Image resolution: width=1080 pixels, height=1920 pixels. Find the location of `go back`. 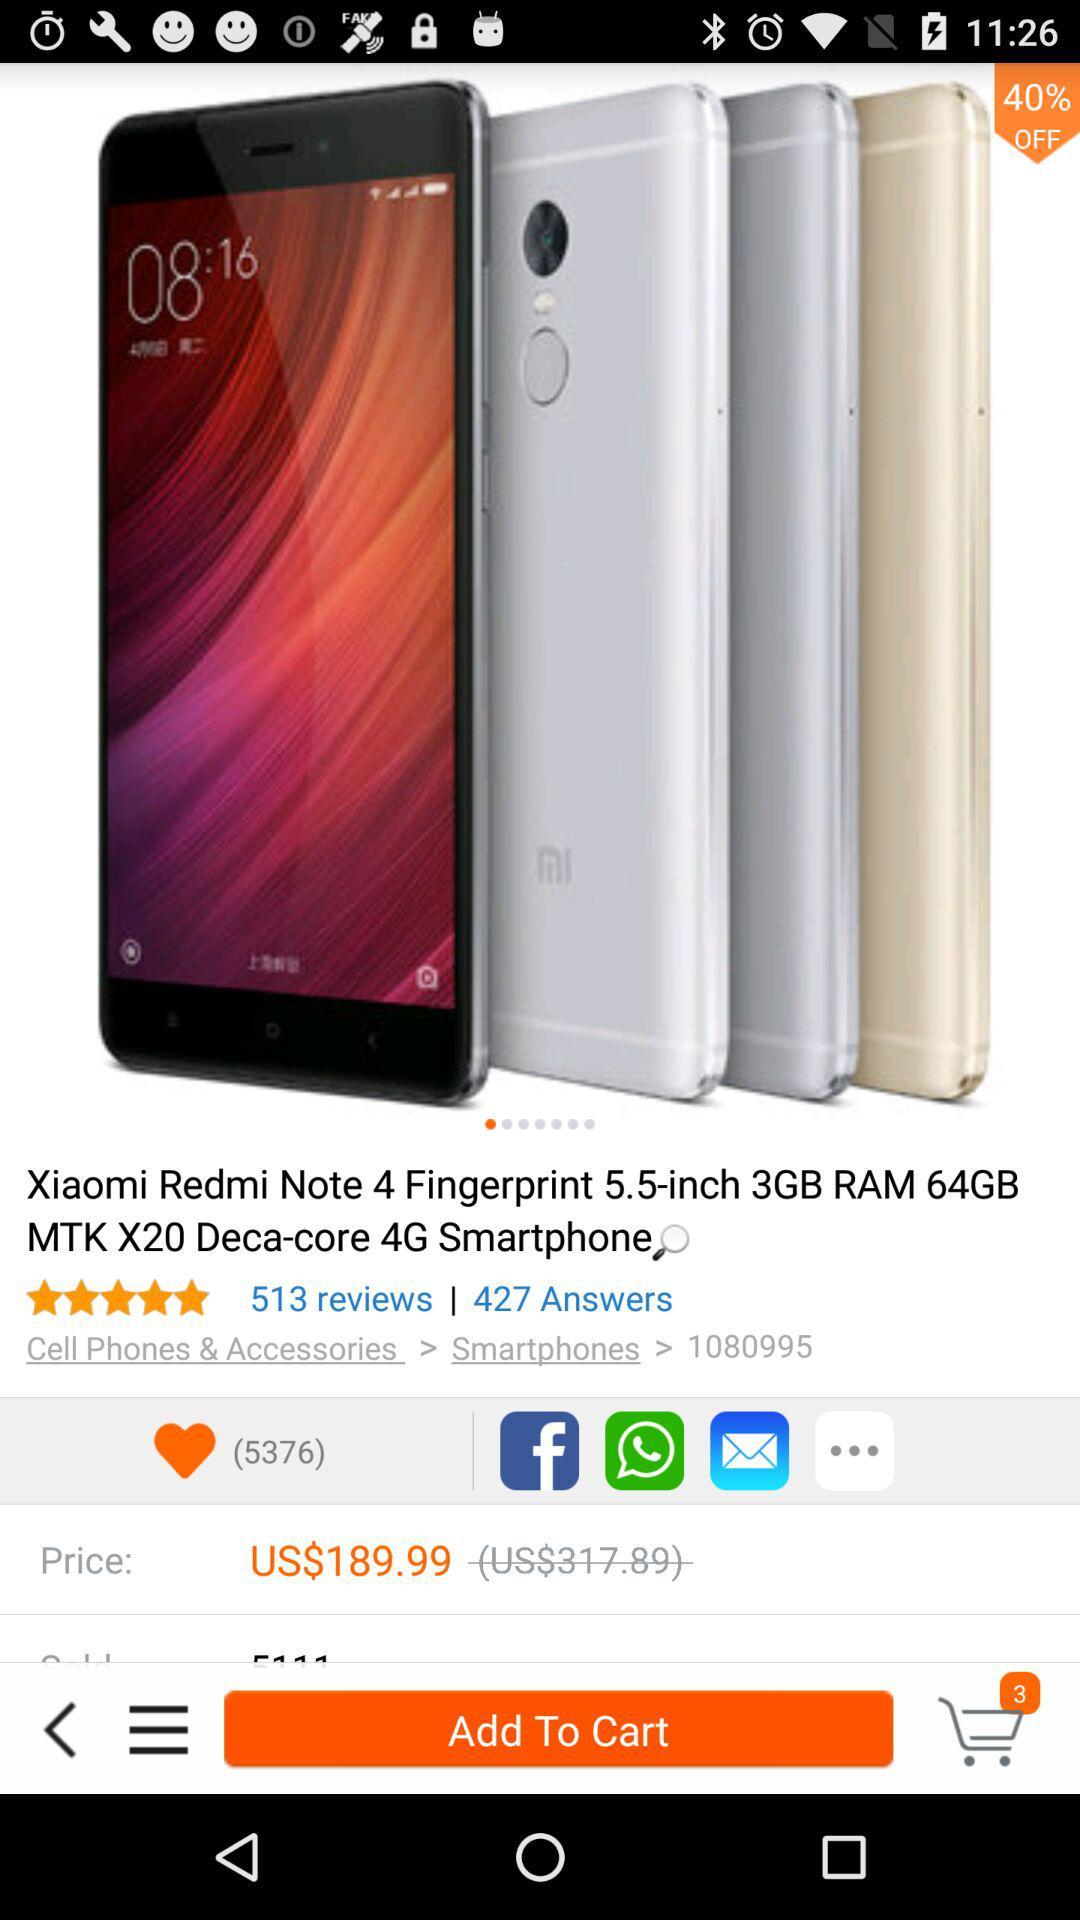

go back is located at coordinates (58, 1728).